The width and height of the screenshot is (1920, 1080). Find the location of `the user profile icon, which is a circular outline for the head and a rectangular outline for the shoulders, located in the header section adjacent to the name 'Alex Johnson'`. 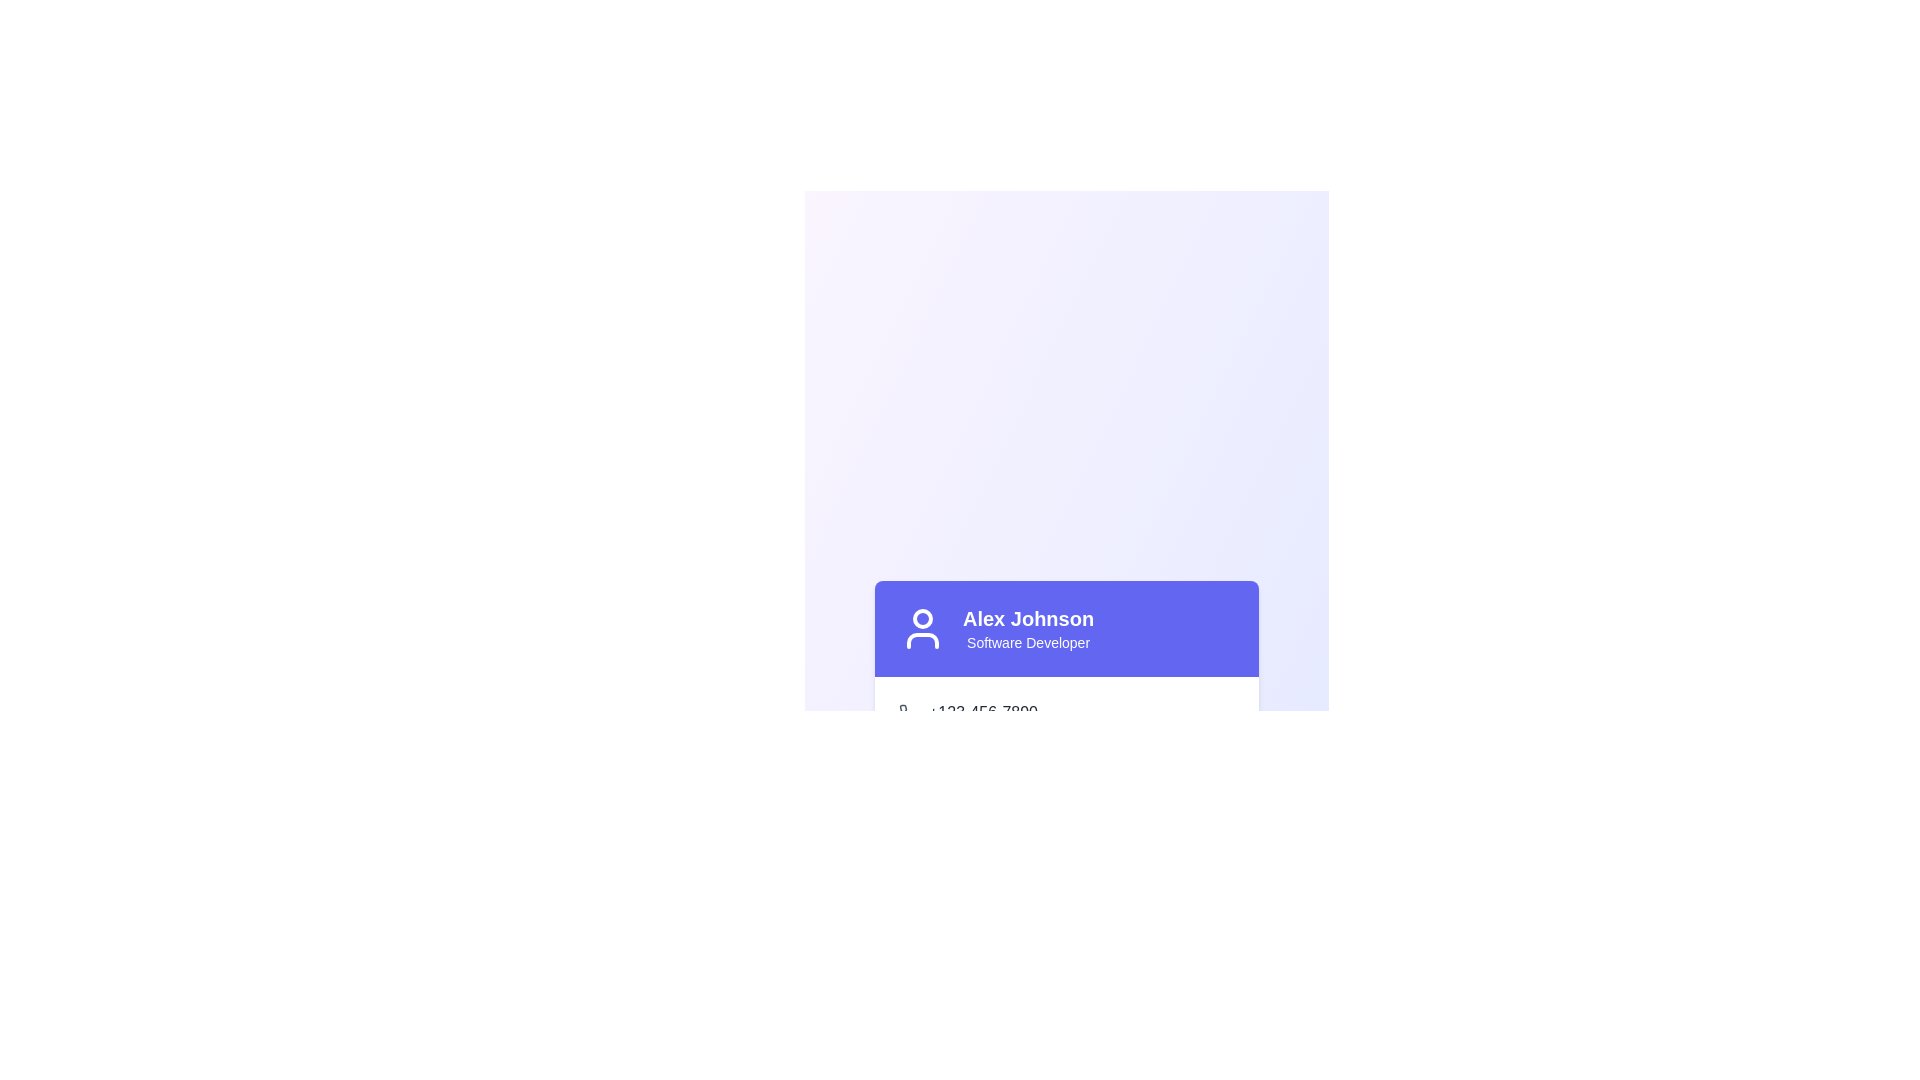

the user profile icon, which is a circular outline for the head and a rectangular outline for the shoulders, located in the header section adjacent to the name 'Alex Johnson' is located at coordinates (921, 627).